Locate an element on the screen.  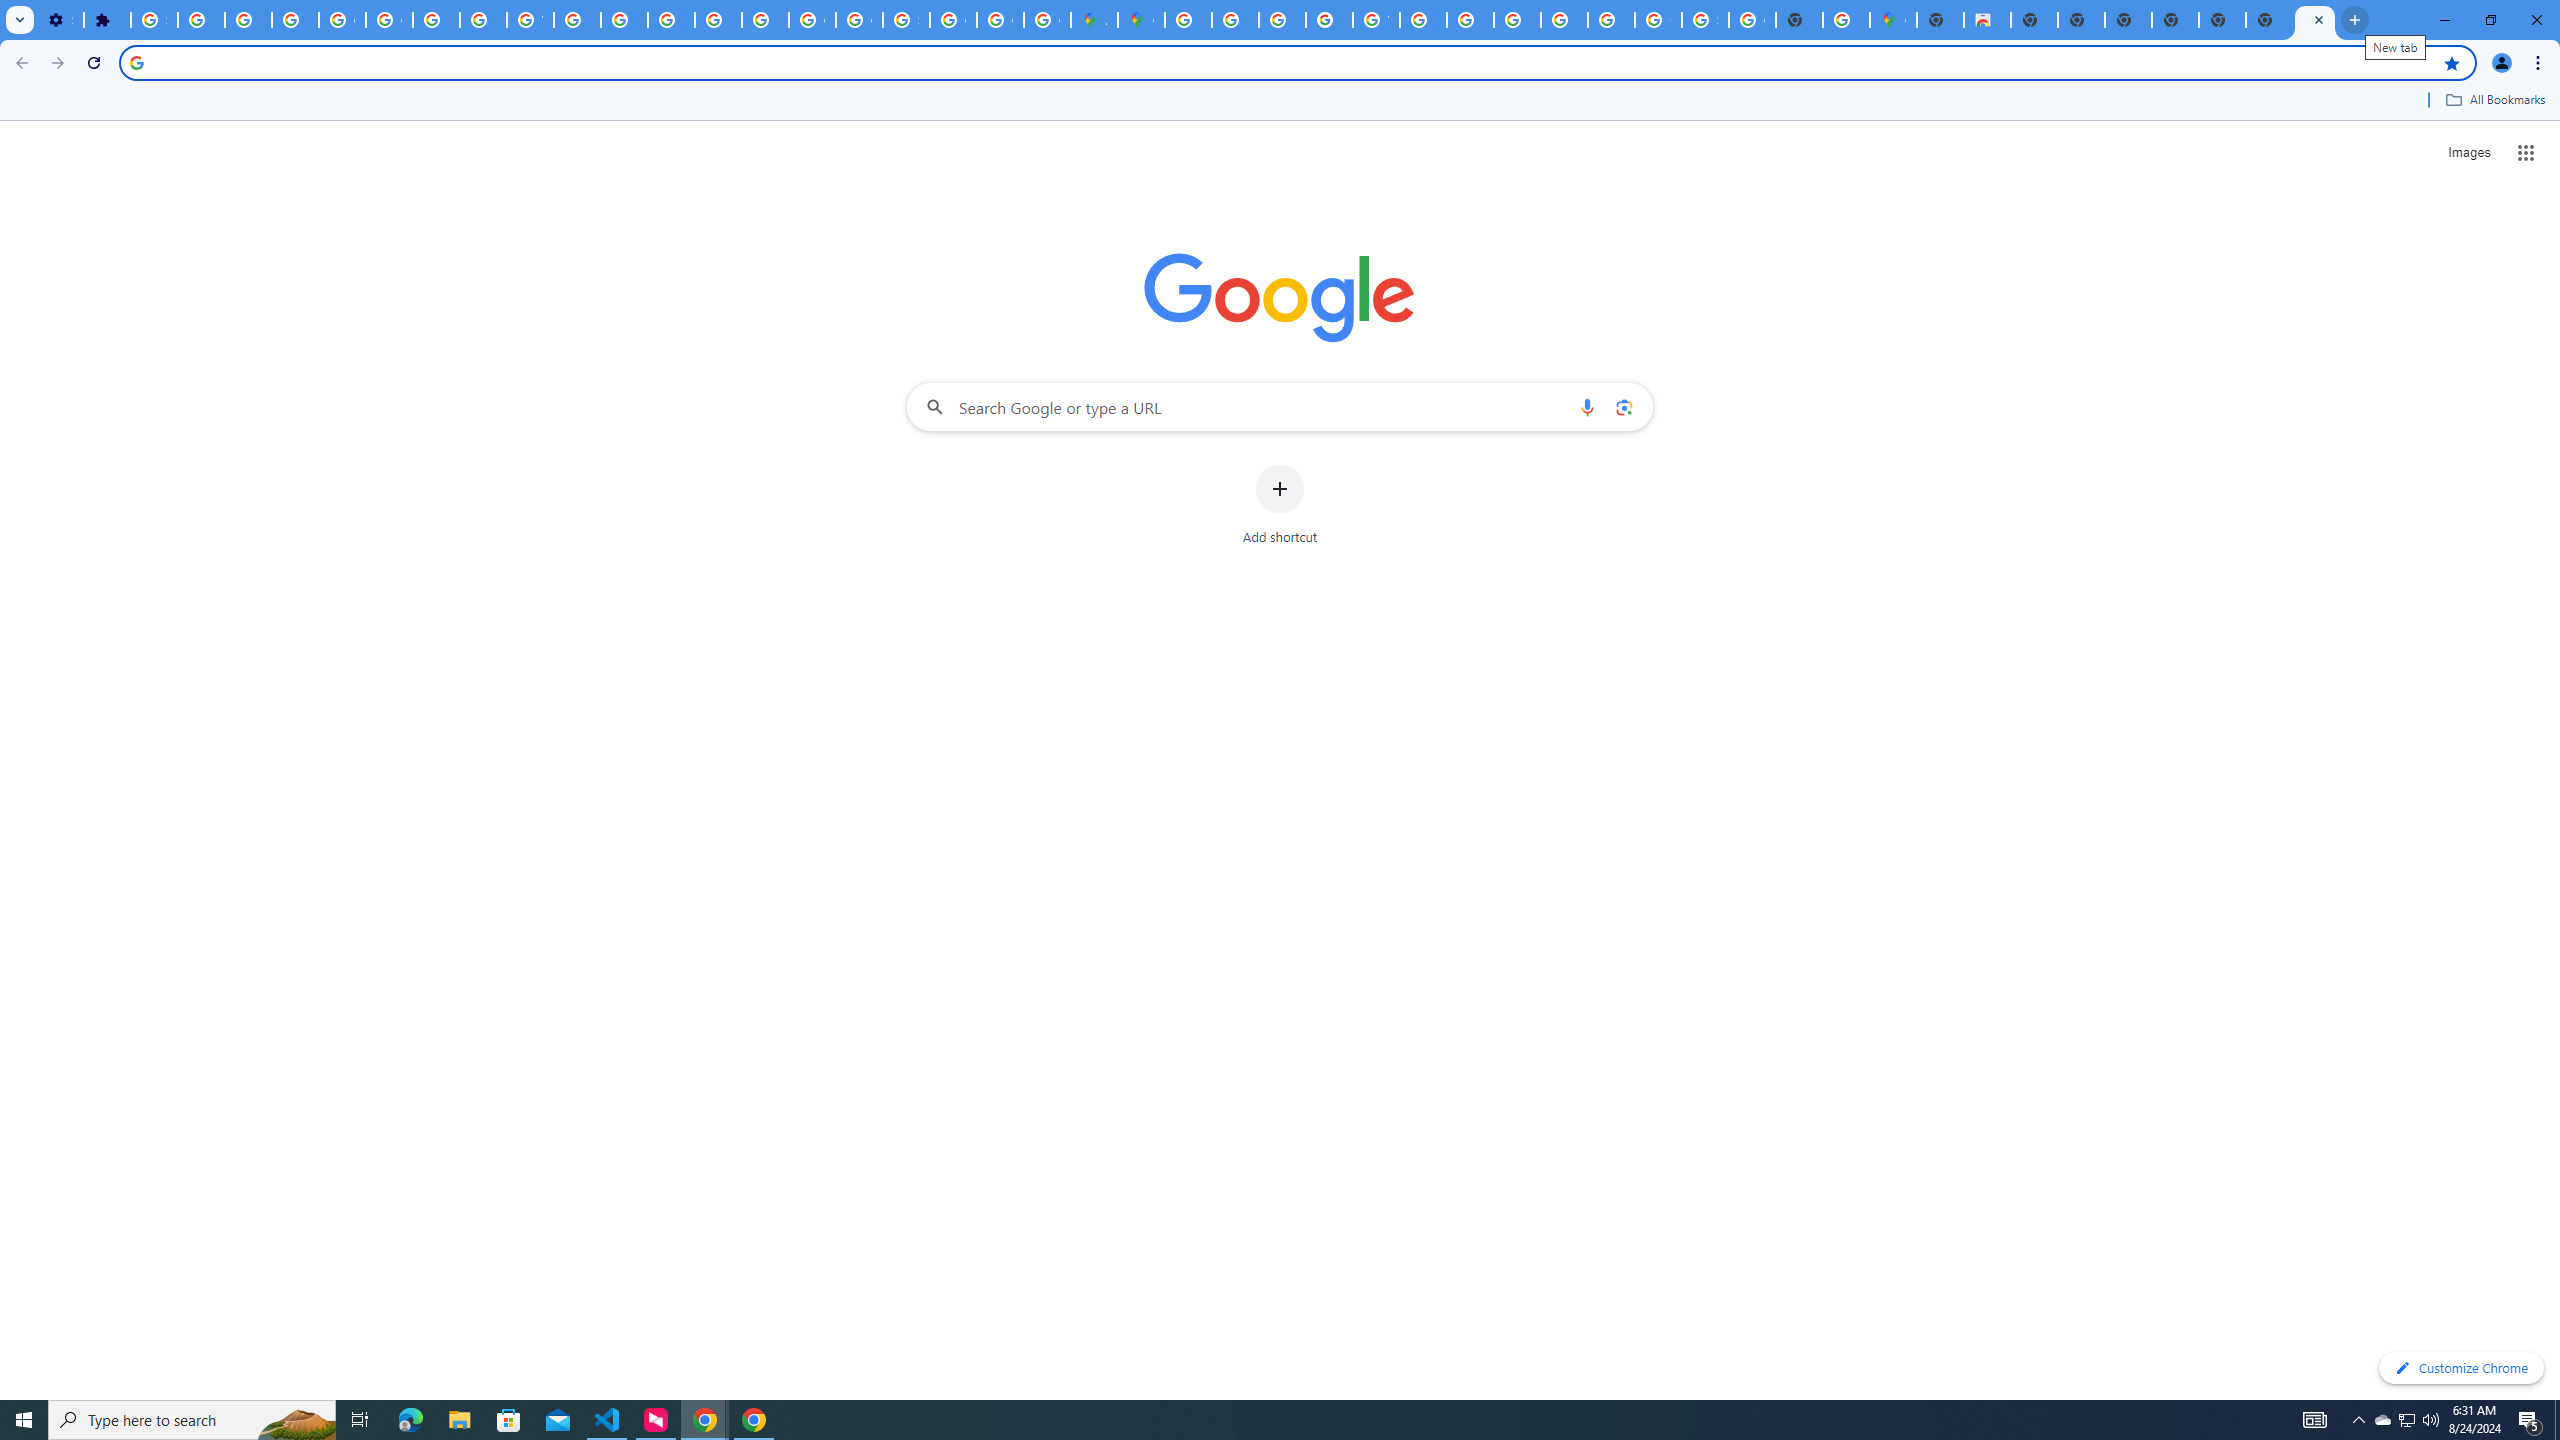
'Google Account Help' is located at coordinates (388, 19).